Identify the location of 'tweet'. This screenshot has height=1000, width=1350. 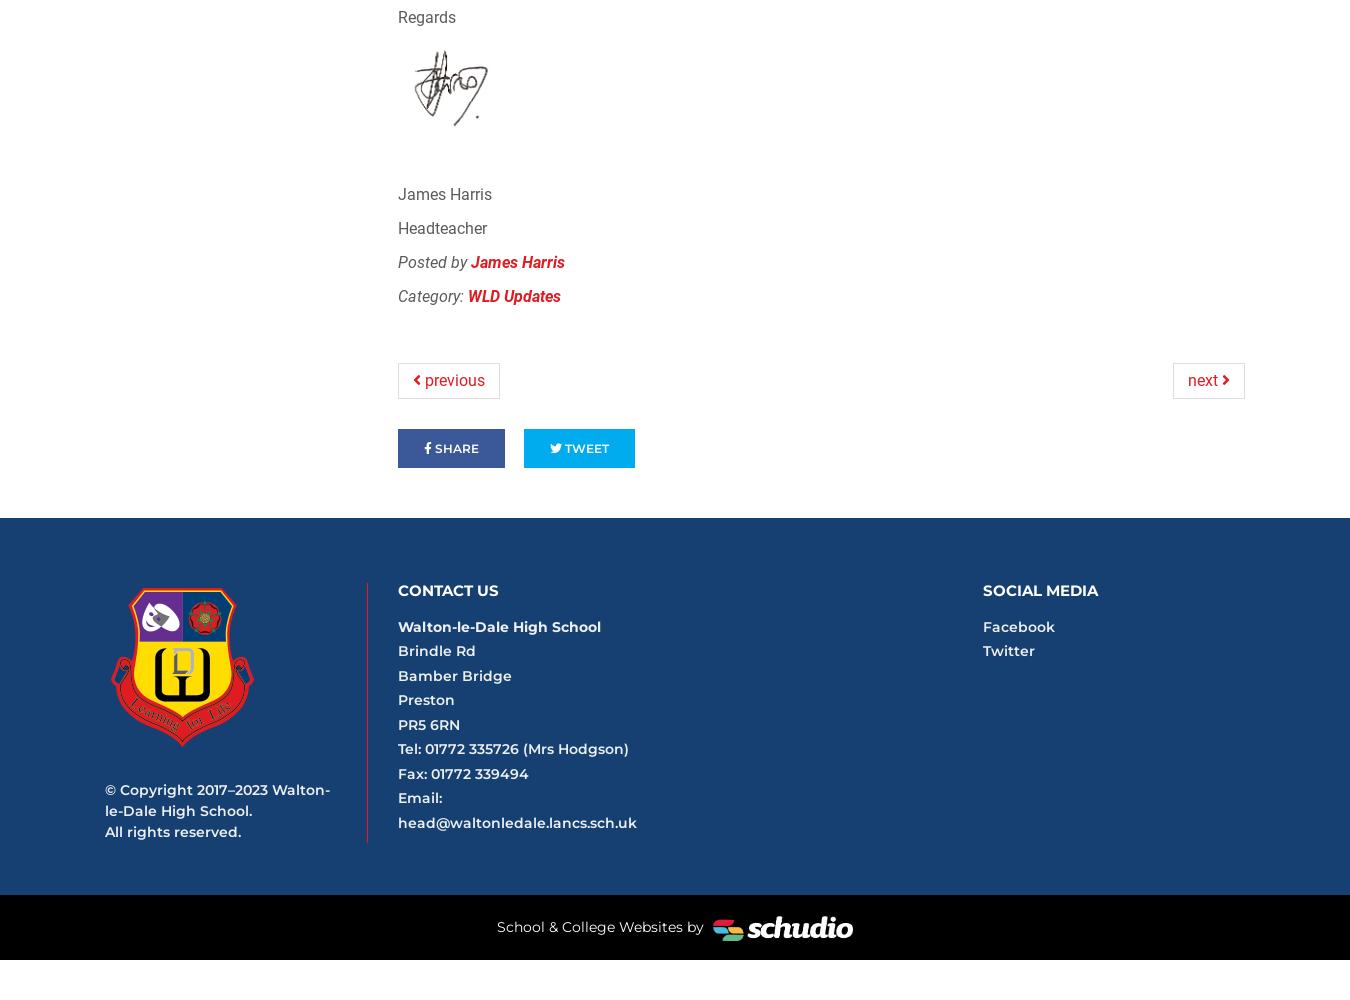
(584, 447).